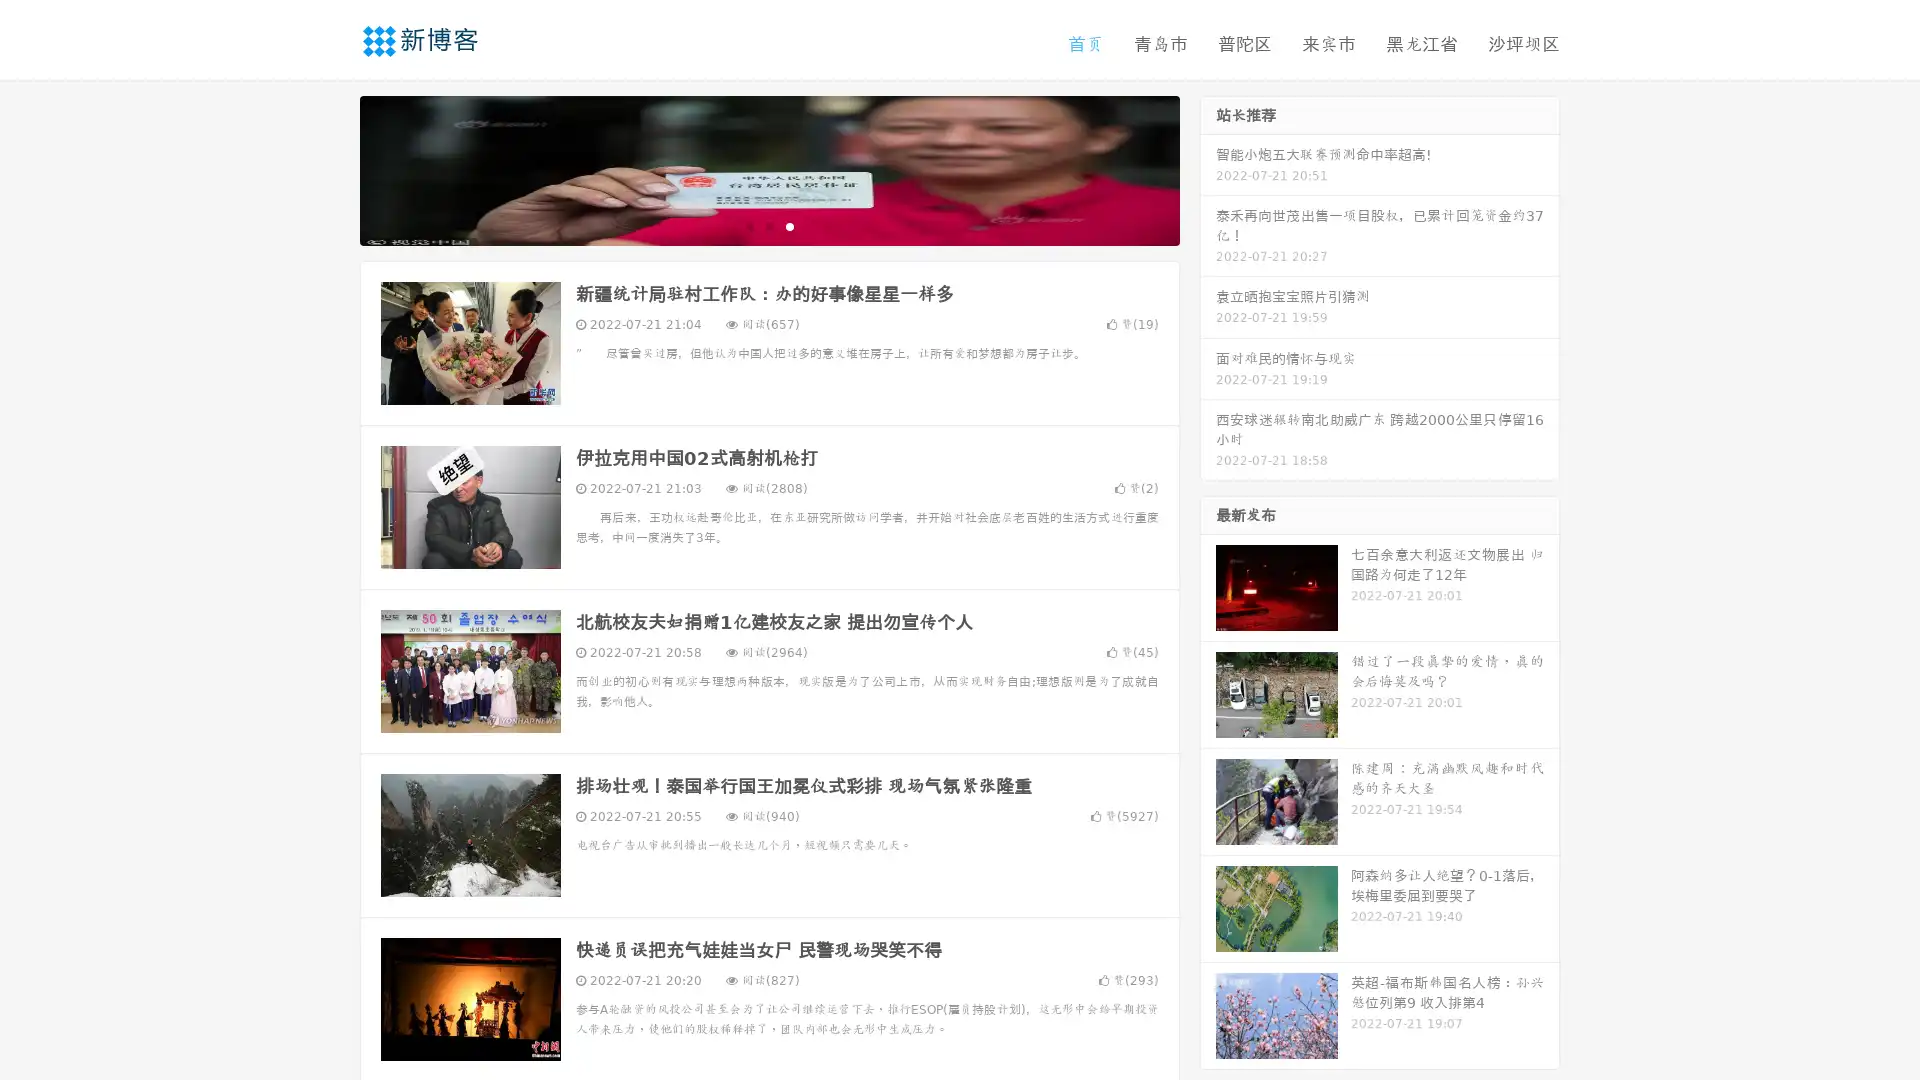  I want to click on Go to slide 3, so click(789, 225).